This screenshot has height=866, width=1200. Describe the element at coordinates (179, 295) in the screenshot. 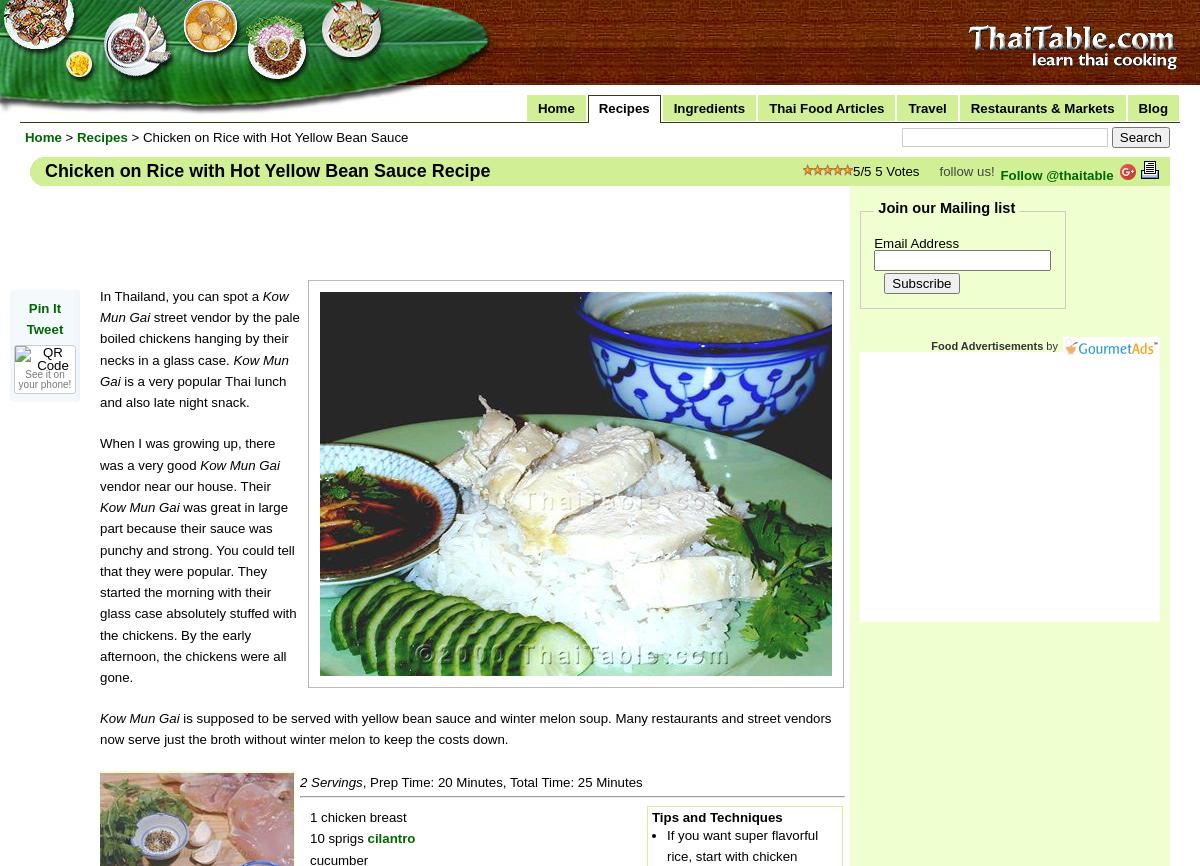

I see `'In Thailand, you can spot a'` at that location.